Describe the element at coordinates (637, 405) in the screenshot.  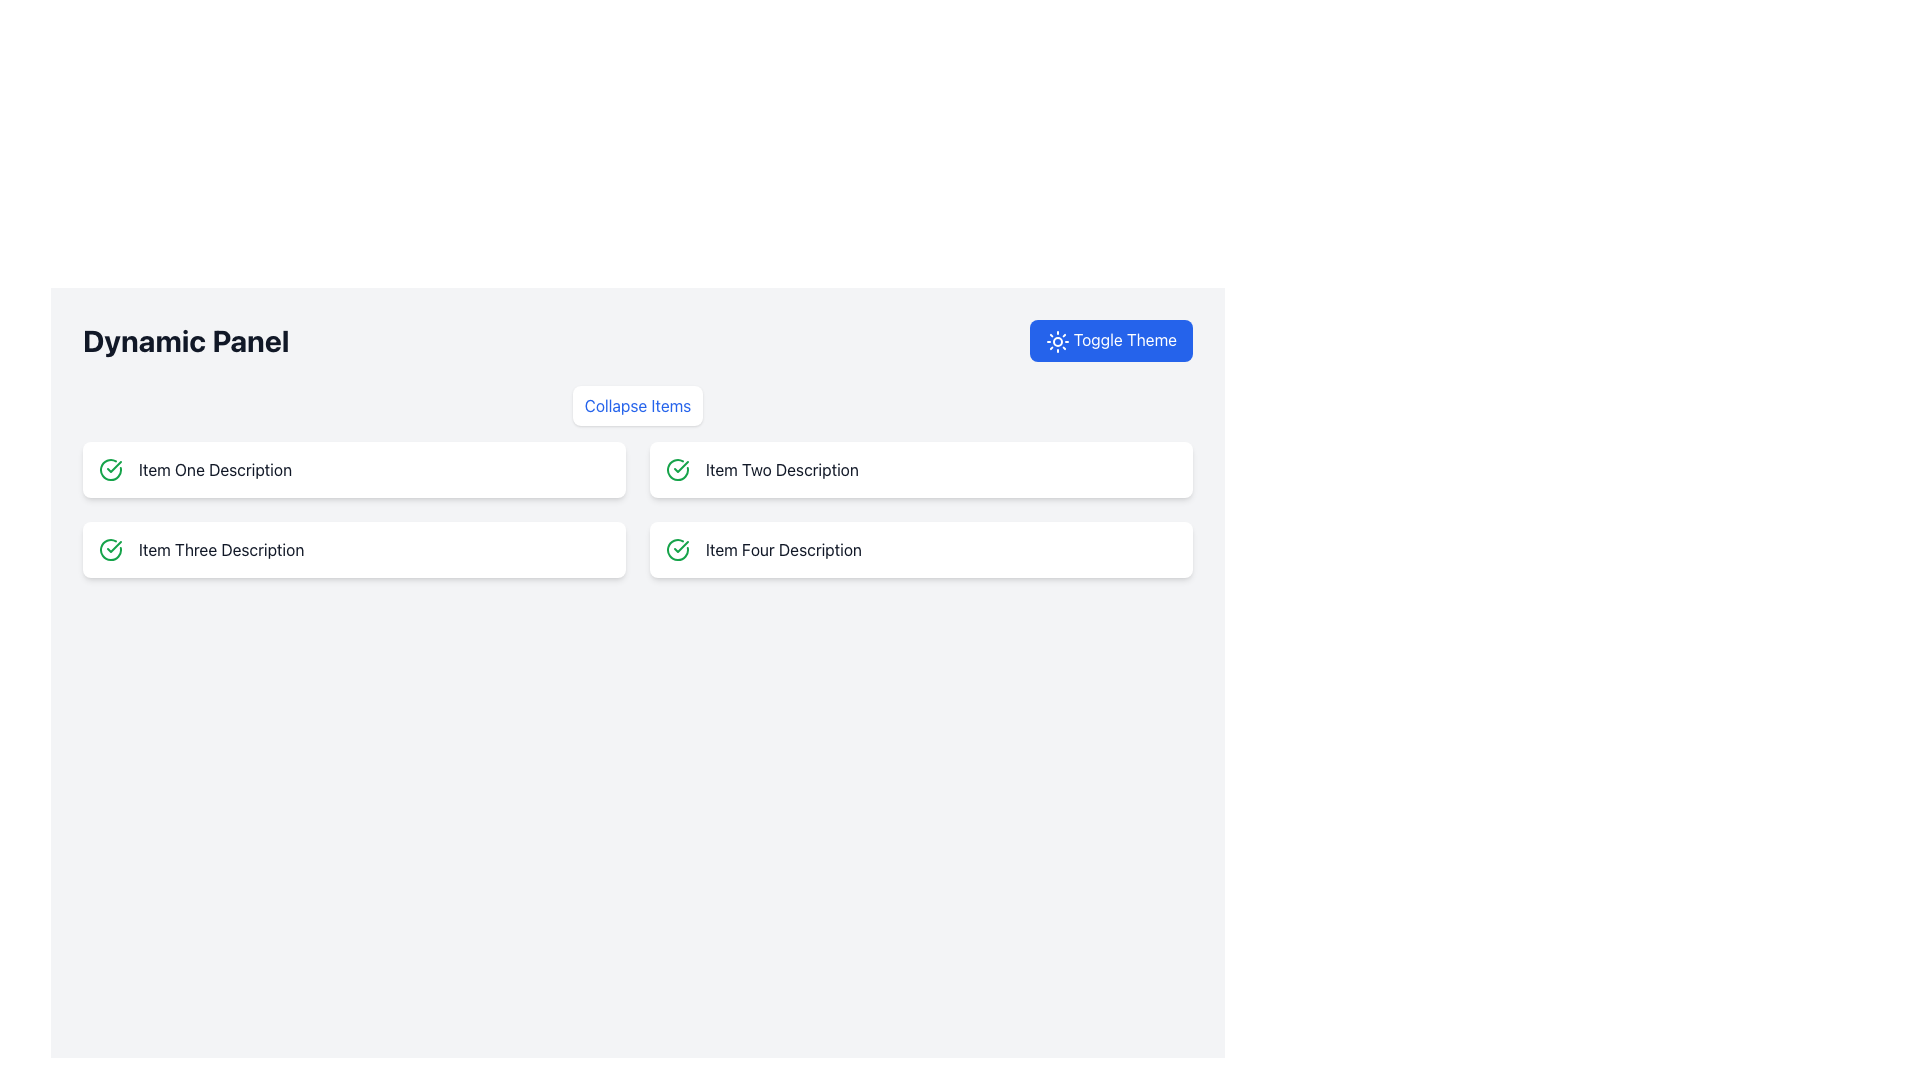
I see `the 'Collapse Items' button, which has blue text on a white background and is located near the top center of the interface, slightly to the right of the center` at that location.